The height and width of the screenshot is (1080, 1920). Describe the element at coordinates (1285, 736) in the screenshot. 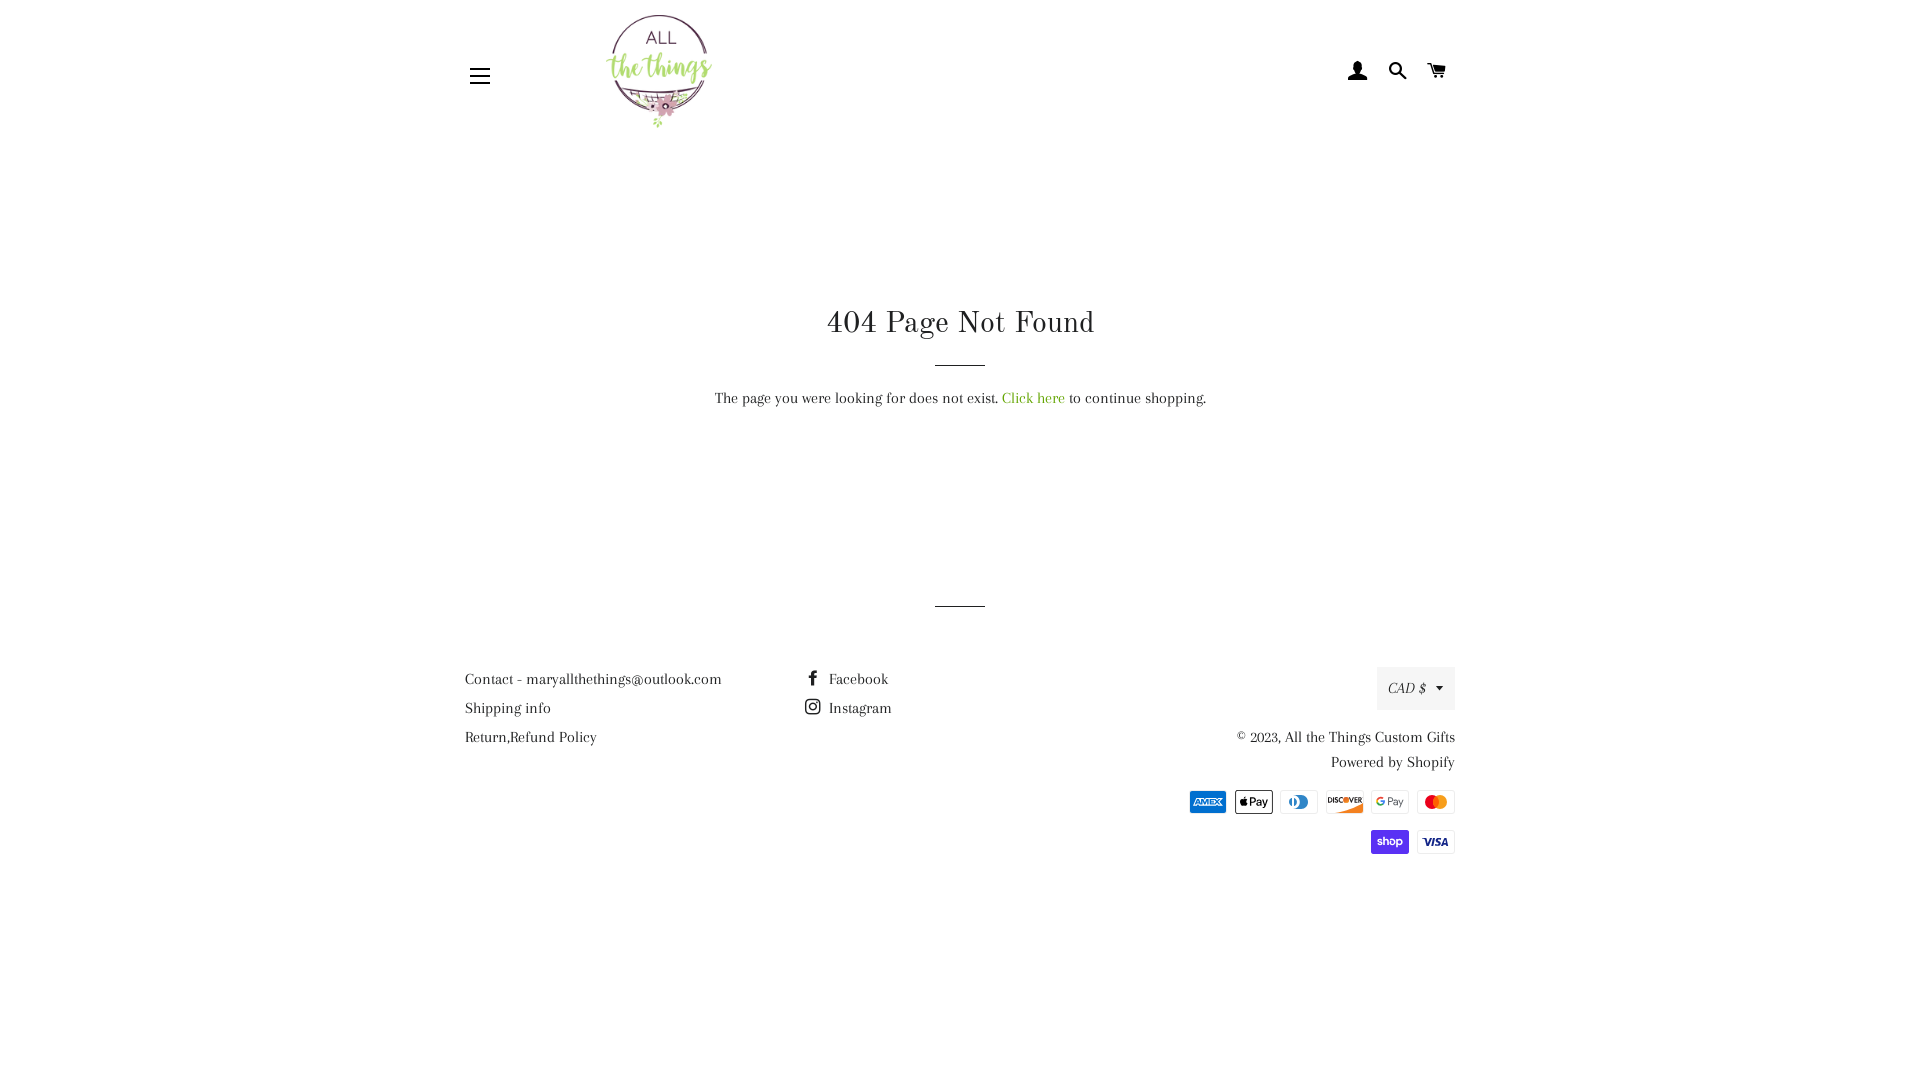

I see `'All the Things Custom Gifts'` at that location.